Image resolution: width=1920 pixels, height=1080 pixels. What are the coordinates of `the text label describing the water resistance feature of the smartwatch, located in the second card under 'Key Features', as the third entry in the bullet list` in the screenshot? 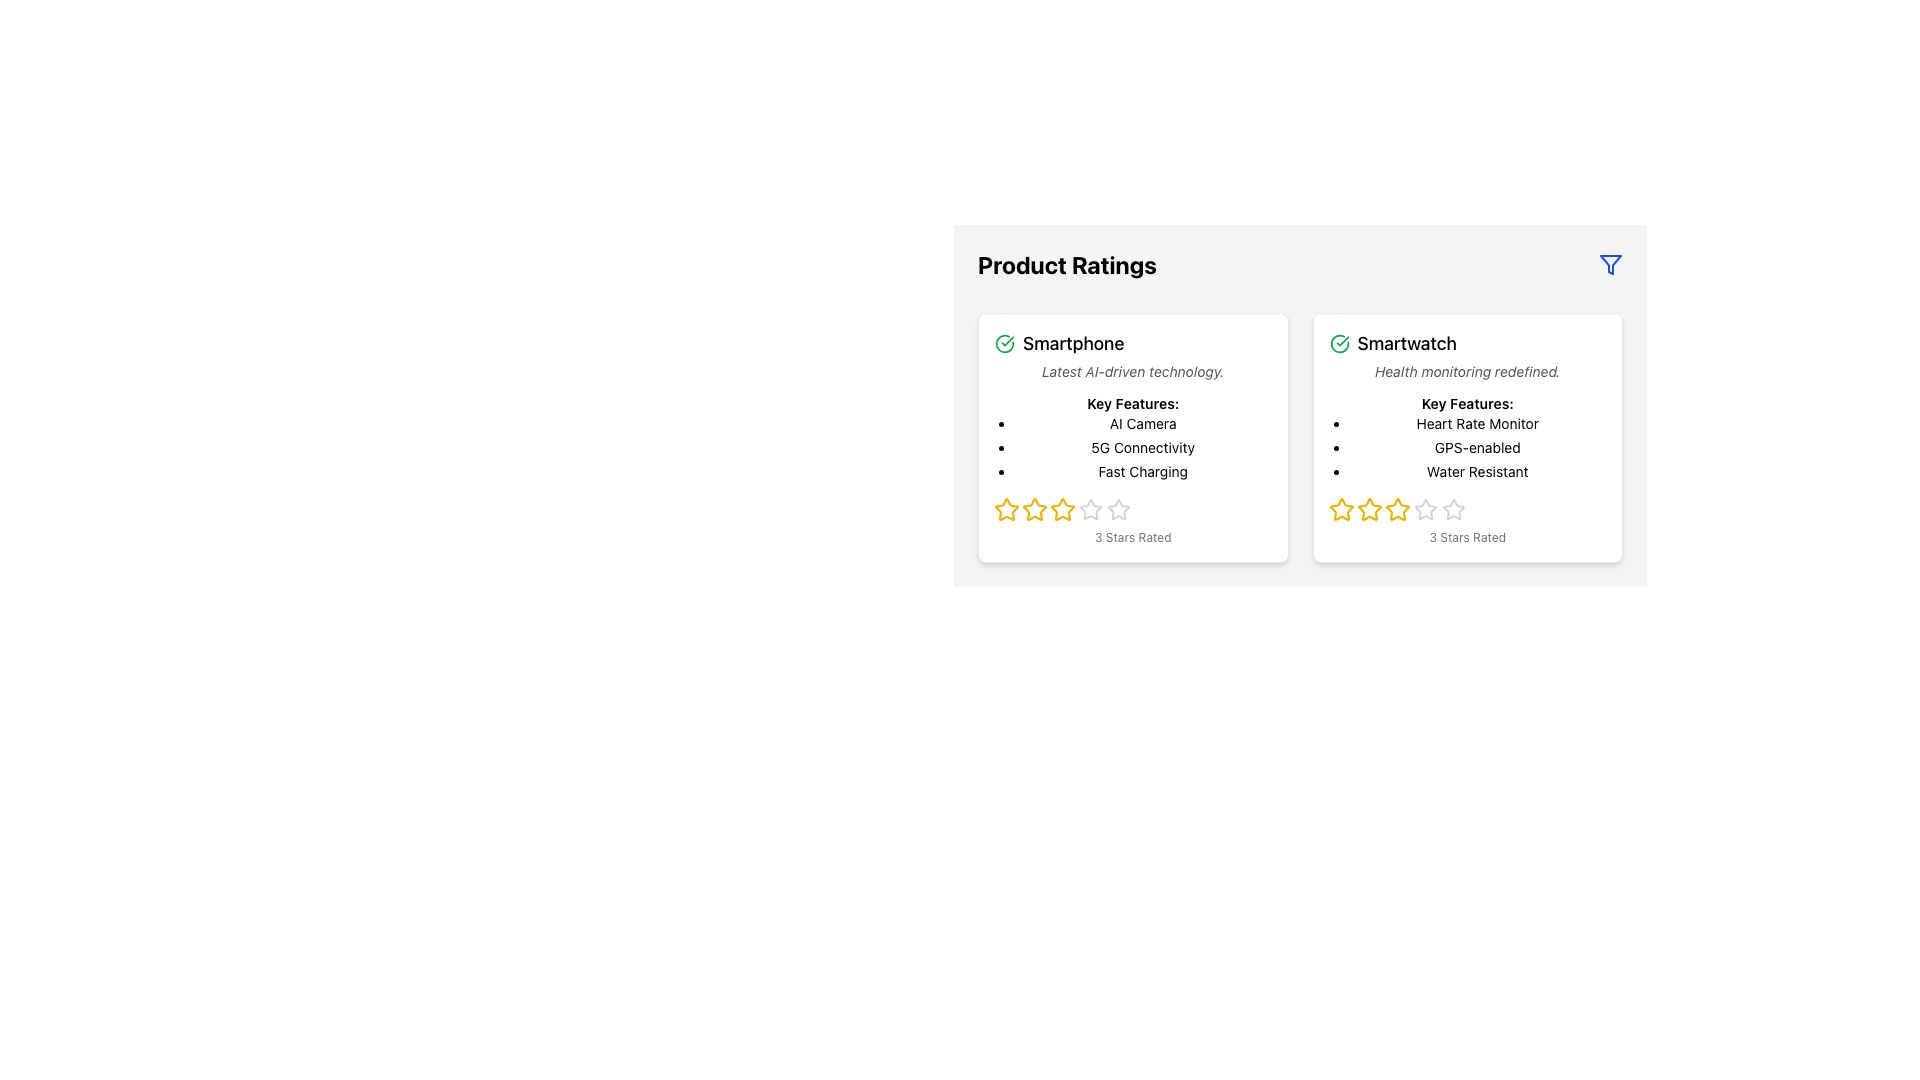 It's located at (1477, 471).